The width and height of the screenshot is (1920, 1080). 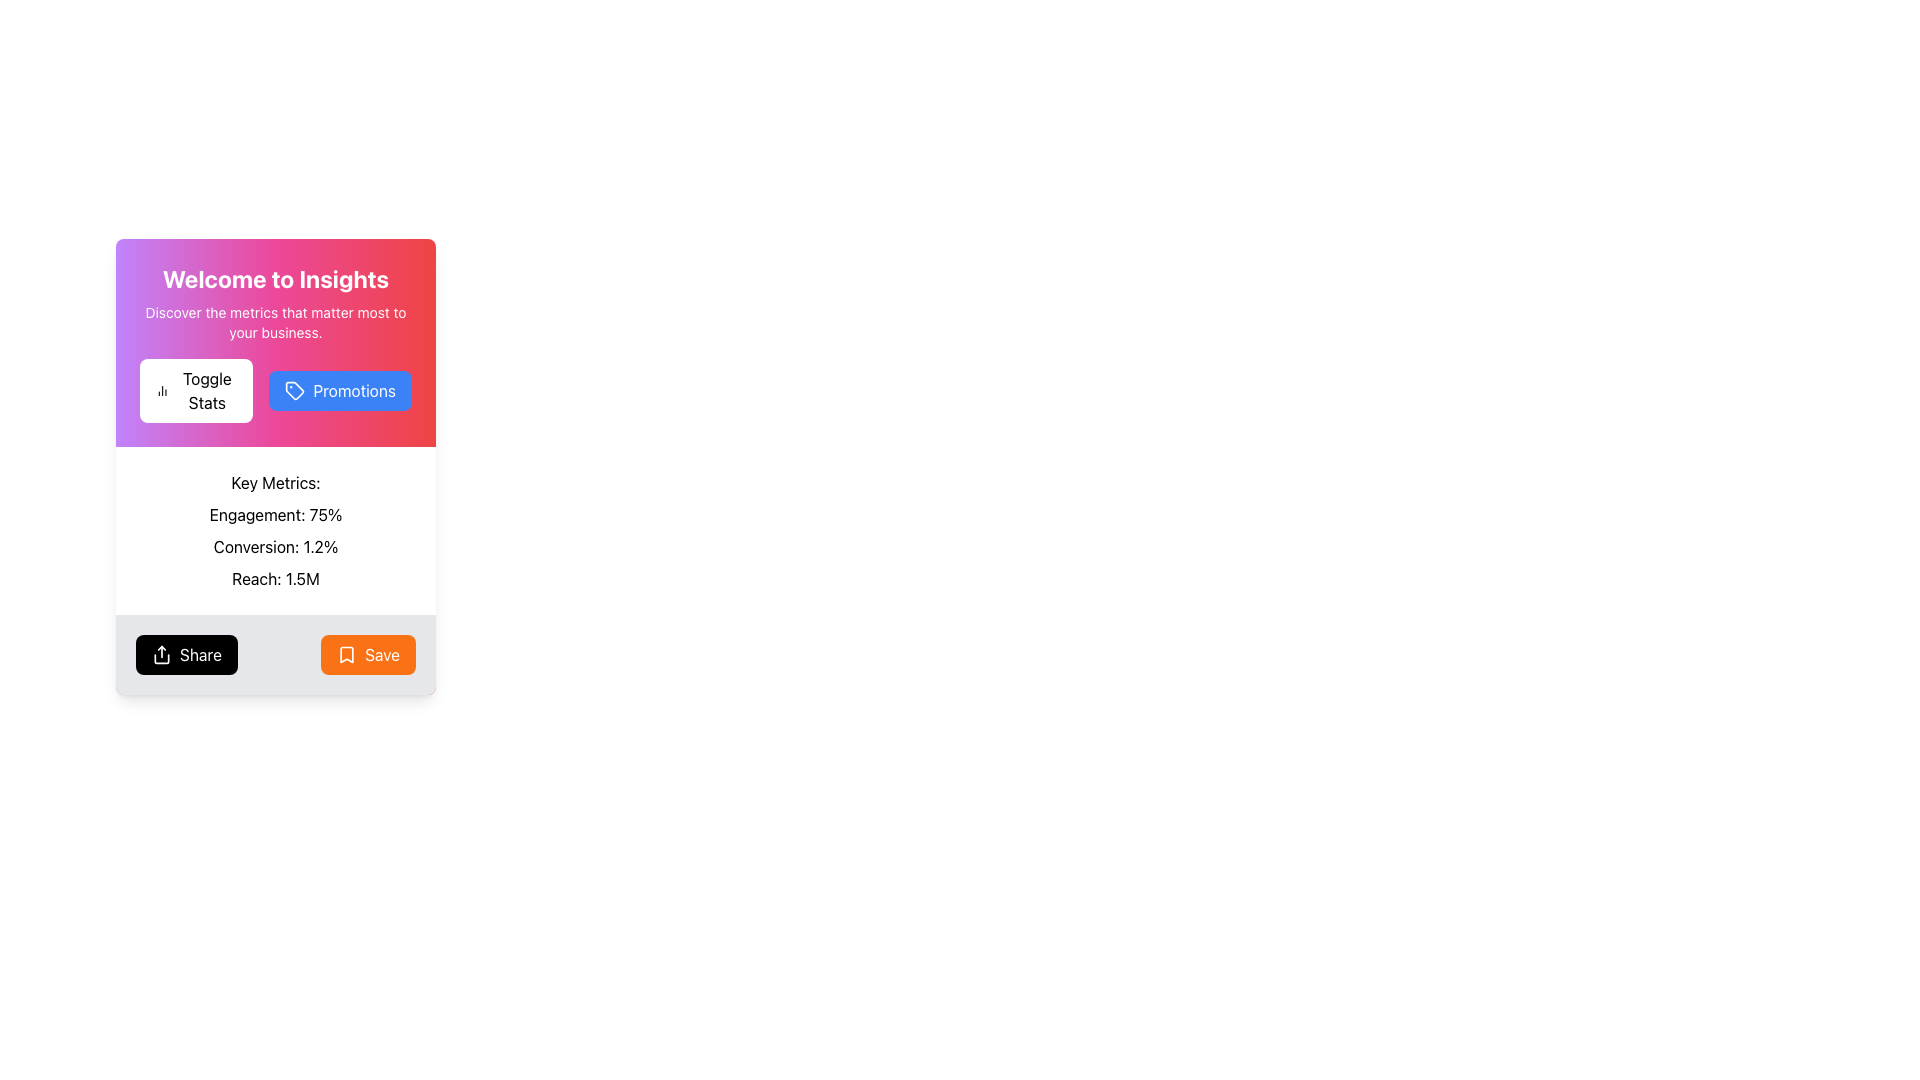 What do you see at coordinates (340, 390) in the screenshot?
I see `the 'Promotions' button located to the right of the 'Toggle Stats' button, below the 'Welcome to Insights' heading` at bounding box center [340, 390].